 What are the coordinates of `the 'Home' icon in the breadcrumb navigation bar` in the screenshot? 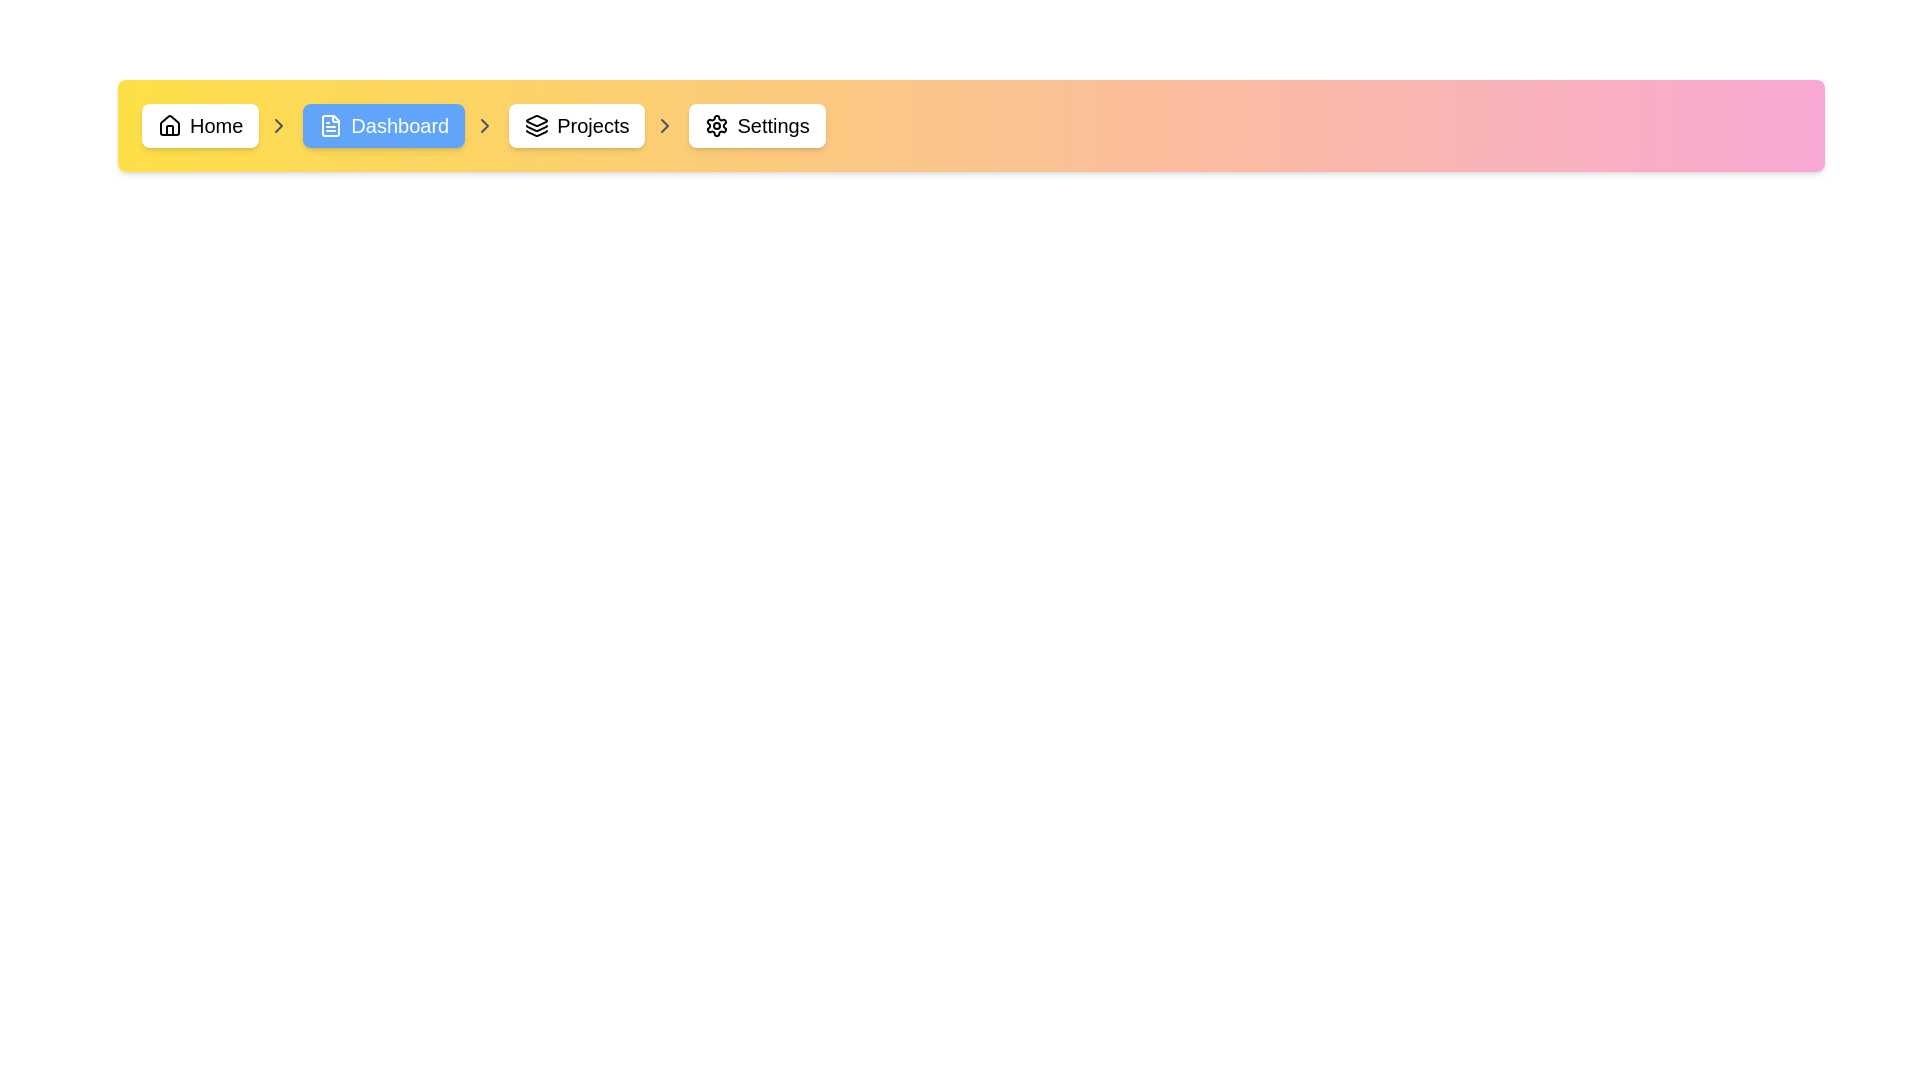 It's located at (169, 124).